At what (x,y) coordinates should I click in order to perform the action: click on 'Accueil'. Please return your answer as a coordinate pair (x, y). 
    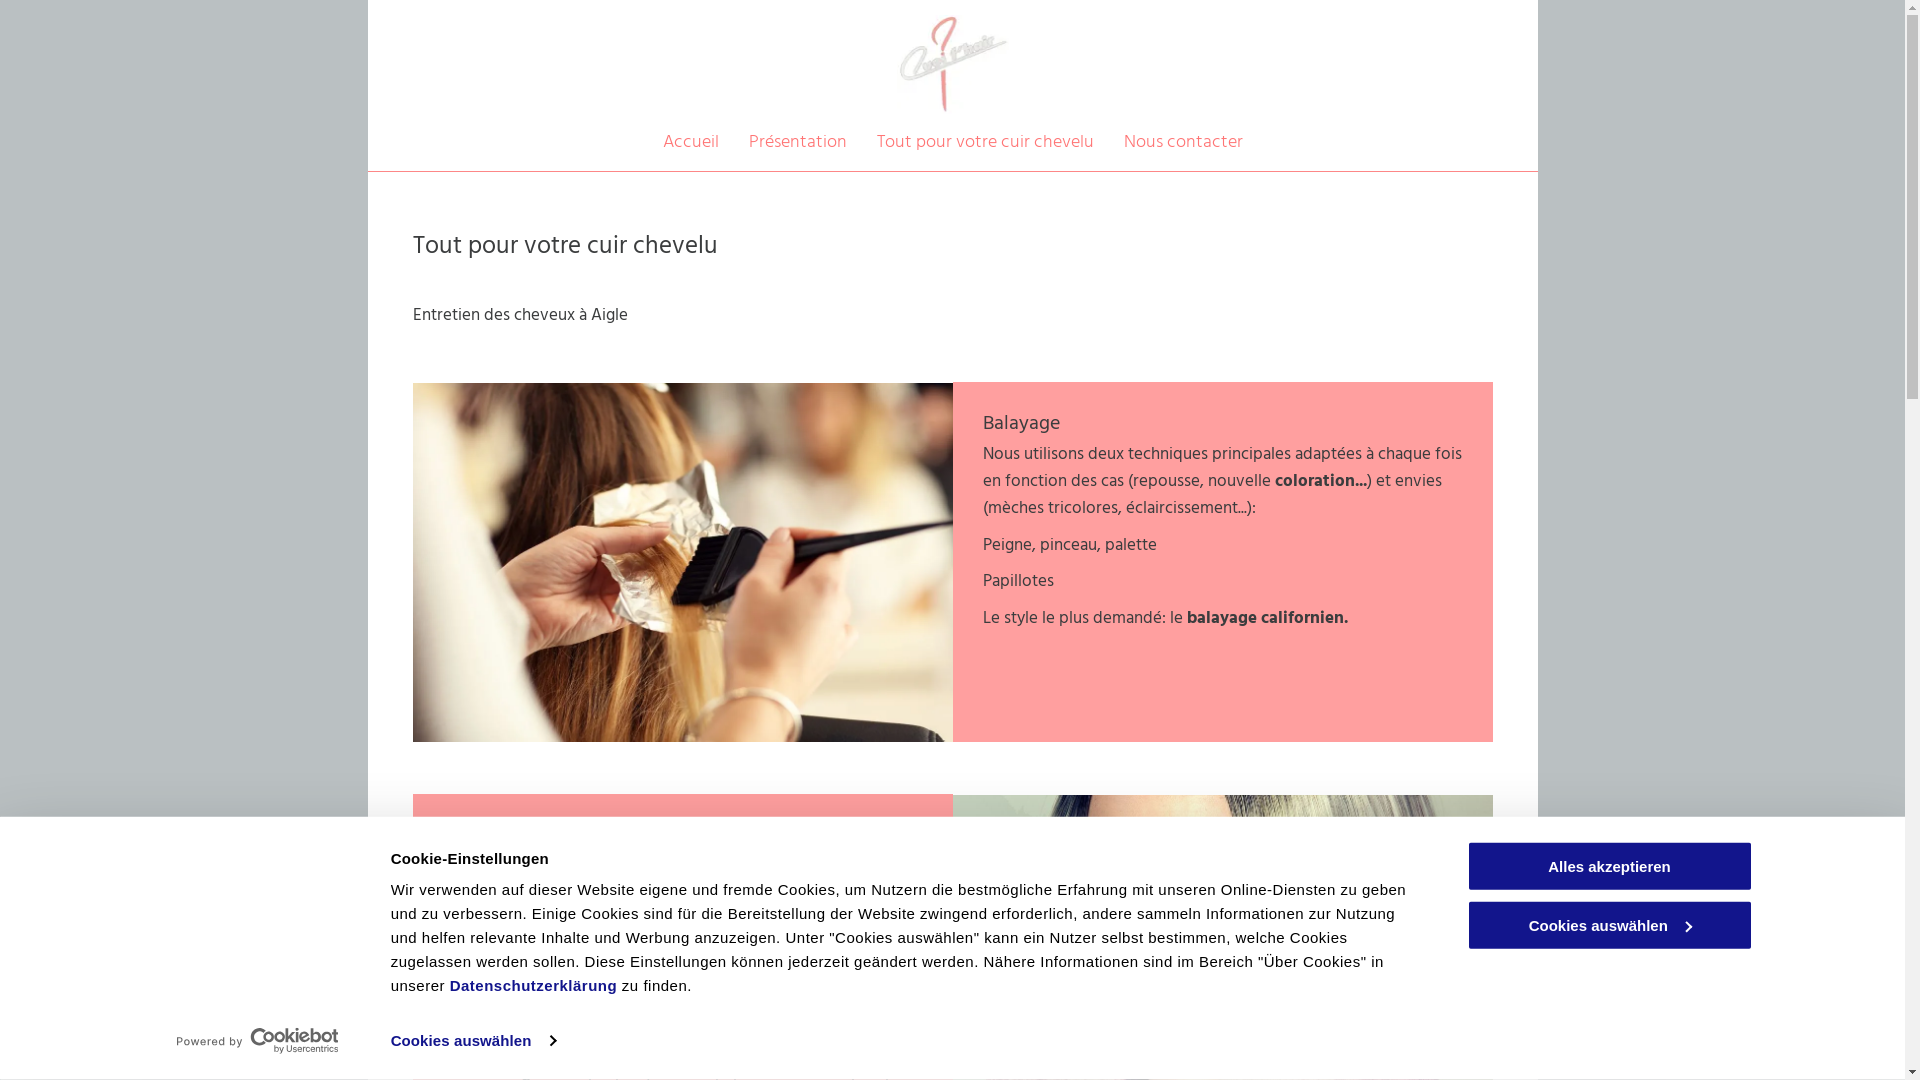
    Looking at the image, I should click on (690, 141).